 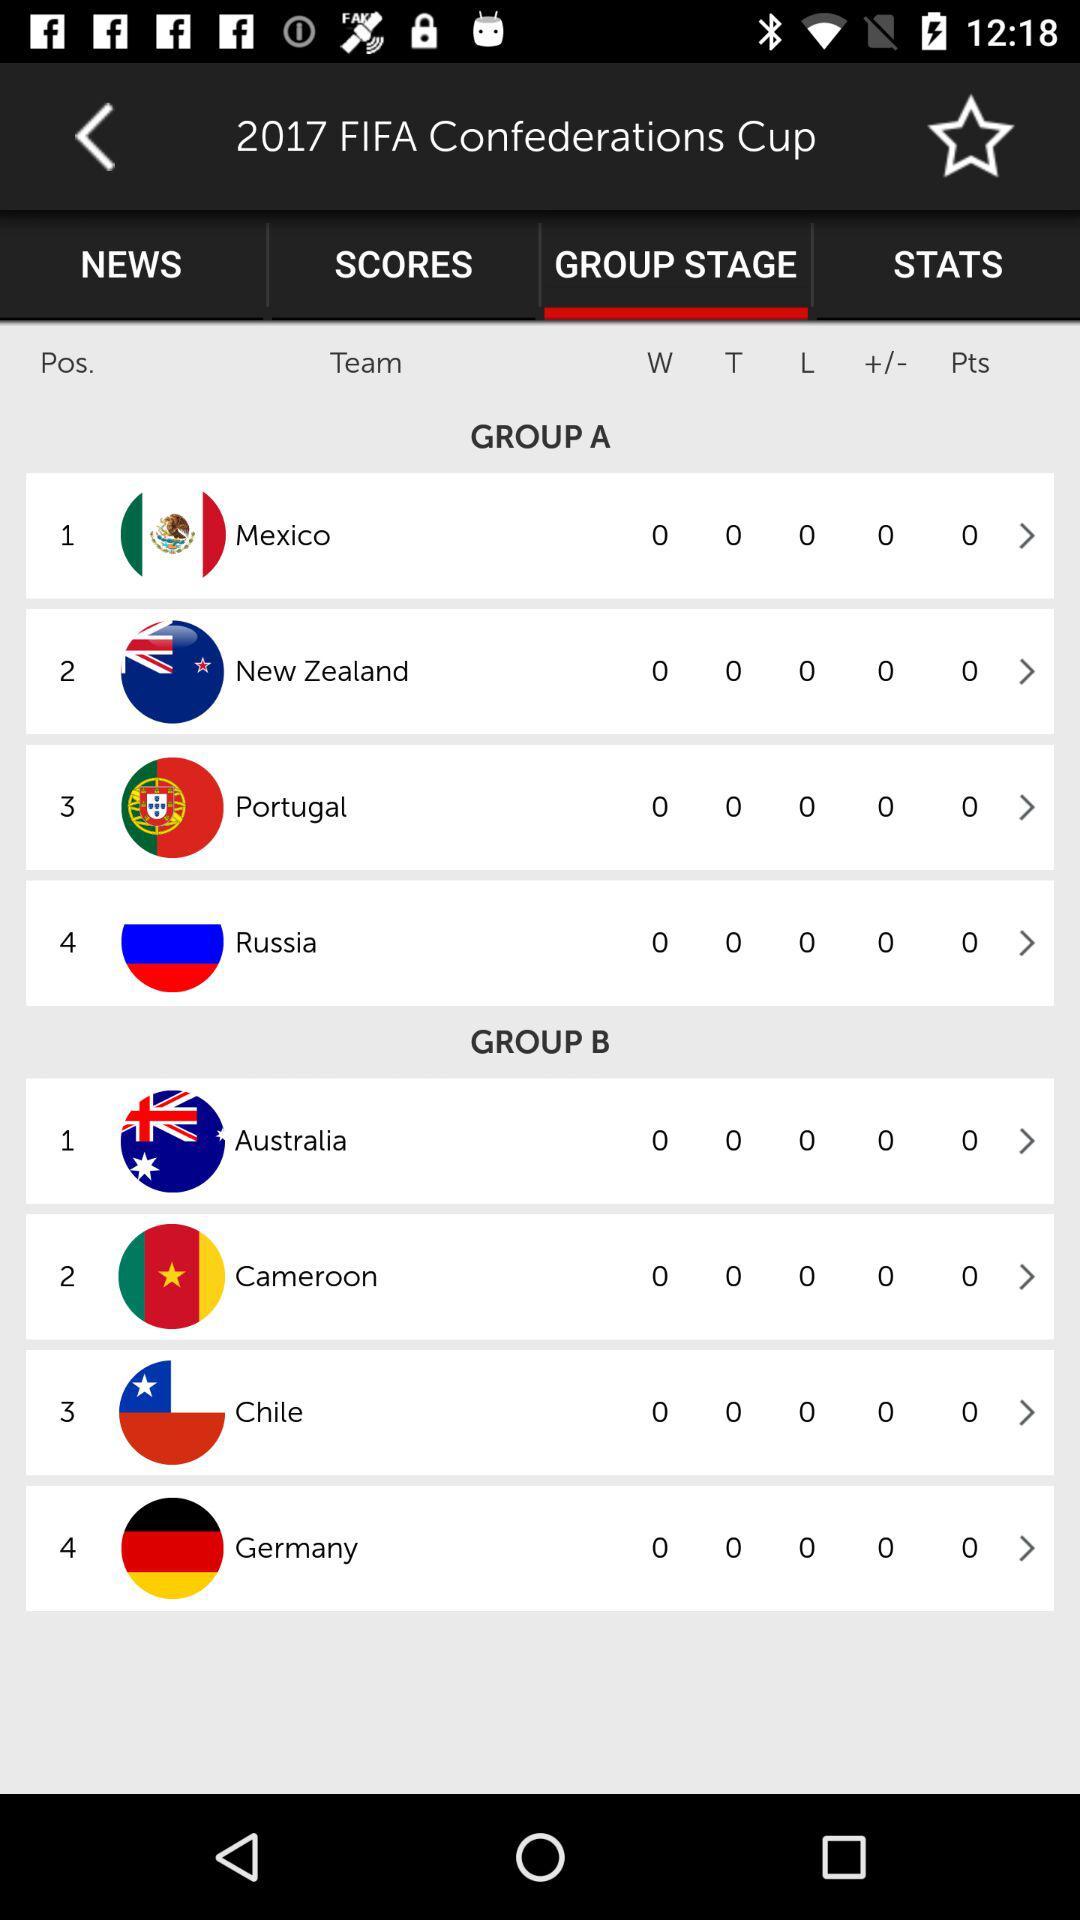 What do you see at coordinates (427, 1275) in the screenshot?
I see `item to the left of the 0 icon` at bounding box center [427, 1275].